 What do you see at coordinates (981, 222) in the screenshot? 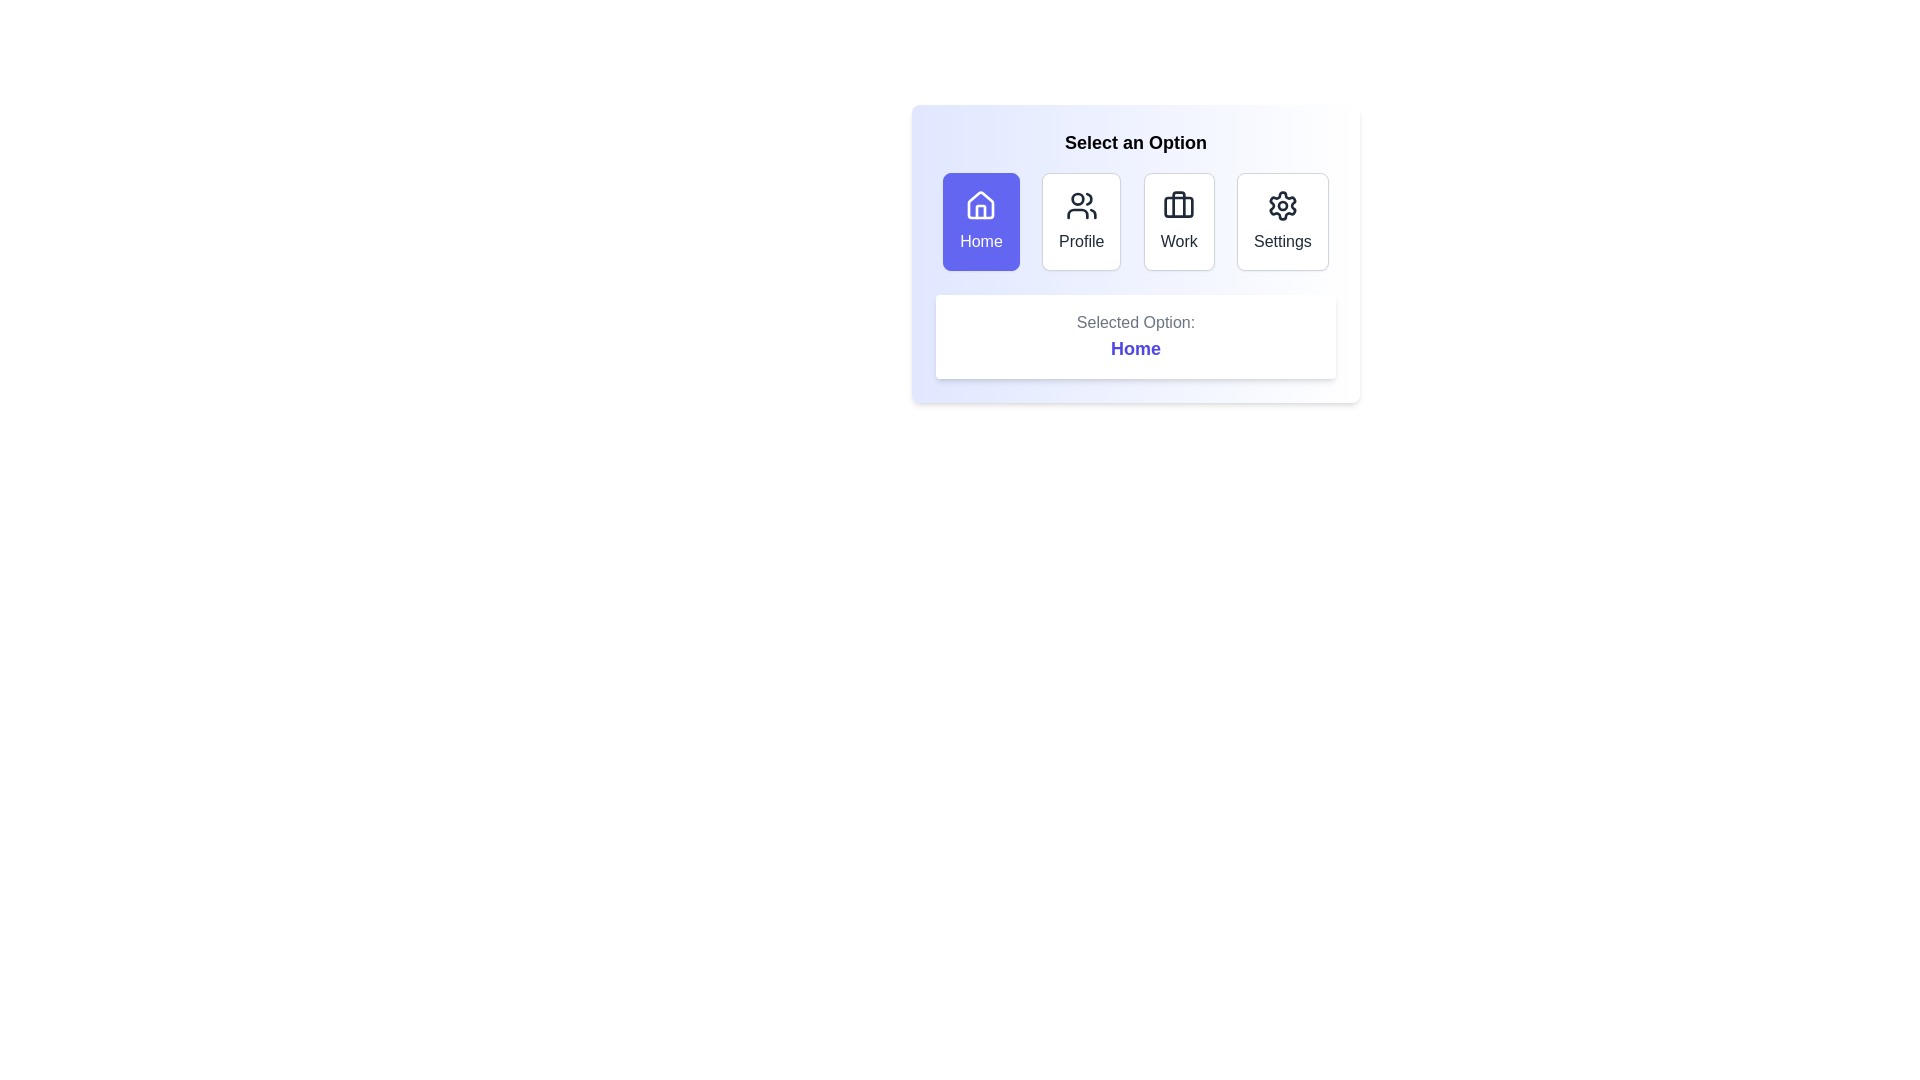
I see `the Home button to select it` at bounding box center [981, 222].